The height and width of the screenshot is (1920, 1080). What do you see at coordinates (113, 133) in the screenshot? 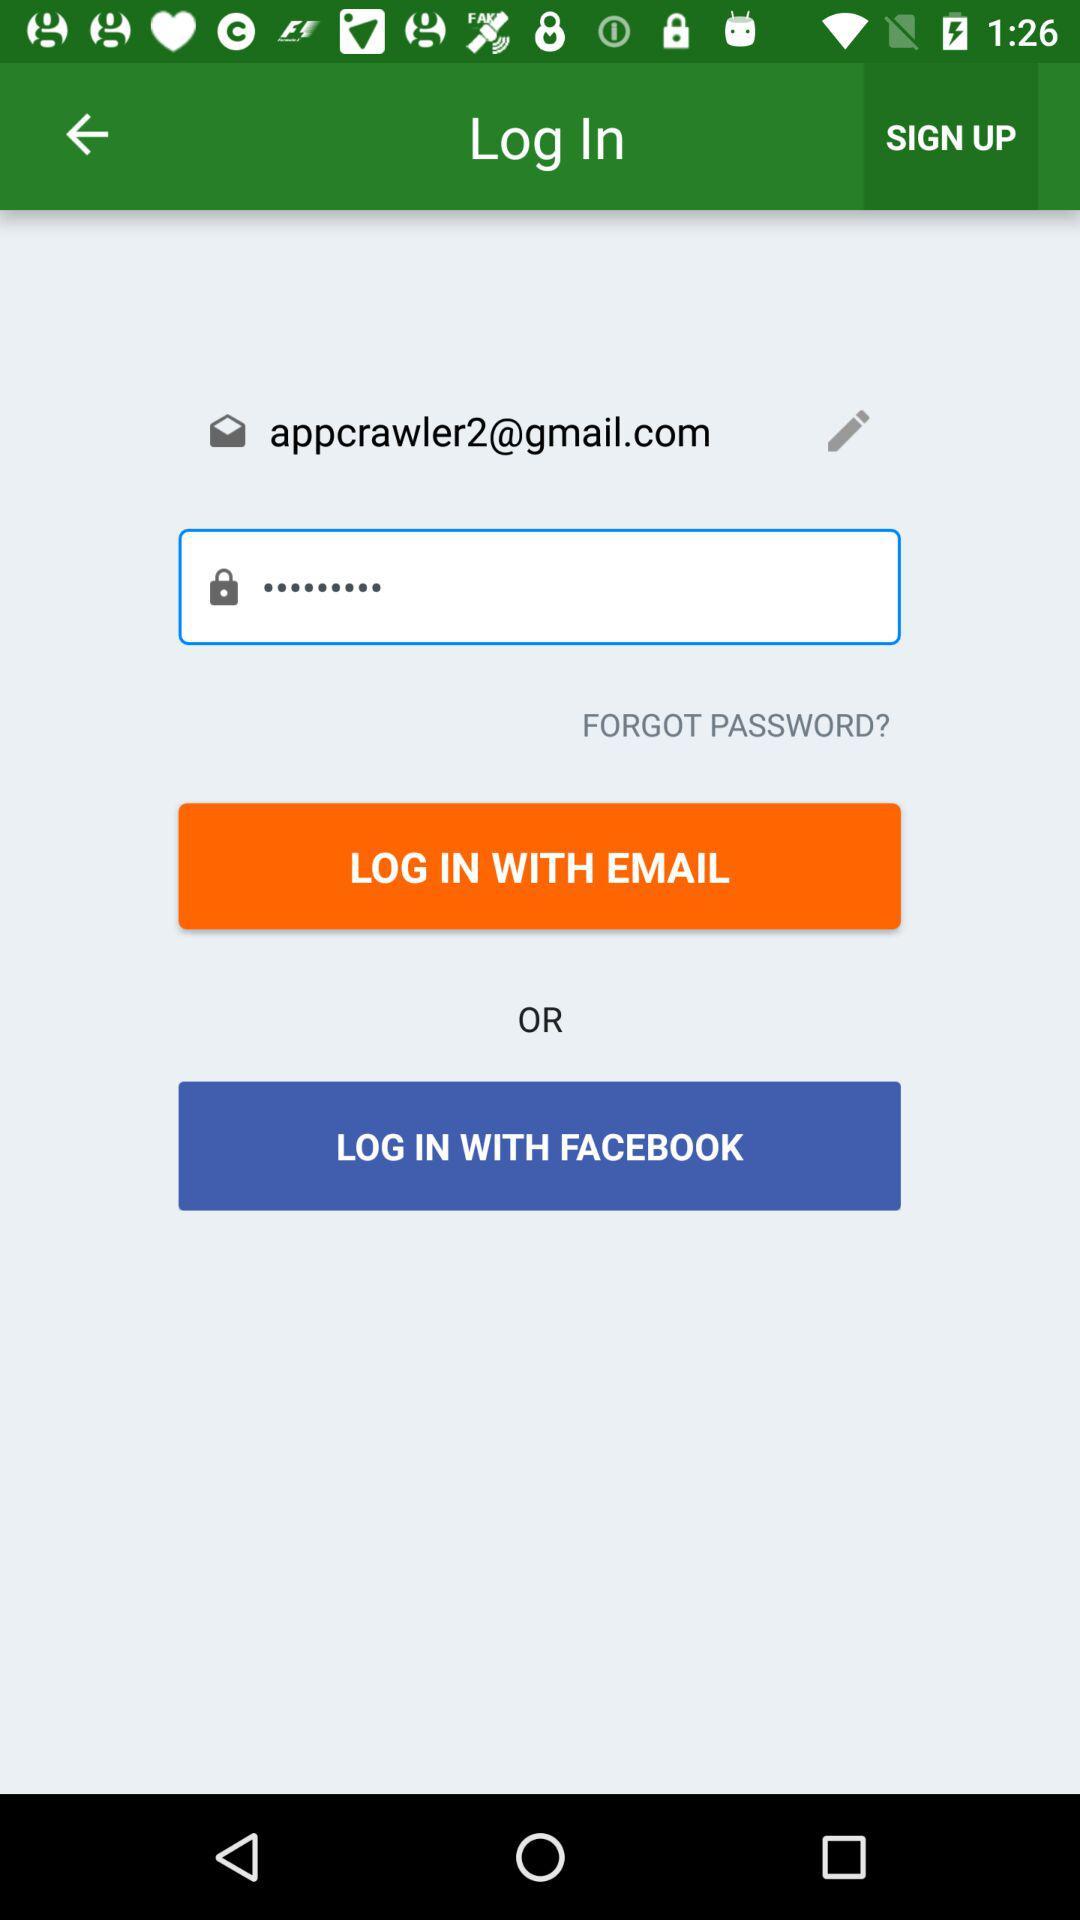
I see `item above the appcrawler2@gmail.com` at bounding box center [113, 133].